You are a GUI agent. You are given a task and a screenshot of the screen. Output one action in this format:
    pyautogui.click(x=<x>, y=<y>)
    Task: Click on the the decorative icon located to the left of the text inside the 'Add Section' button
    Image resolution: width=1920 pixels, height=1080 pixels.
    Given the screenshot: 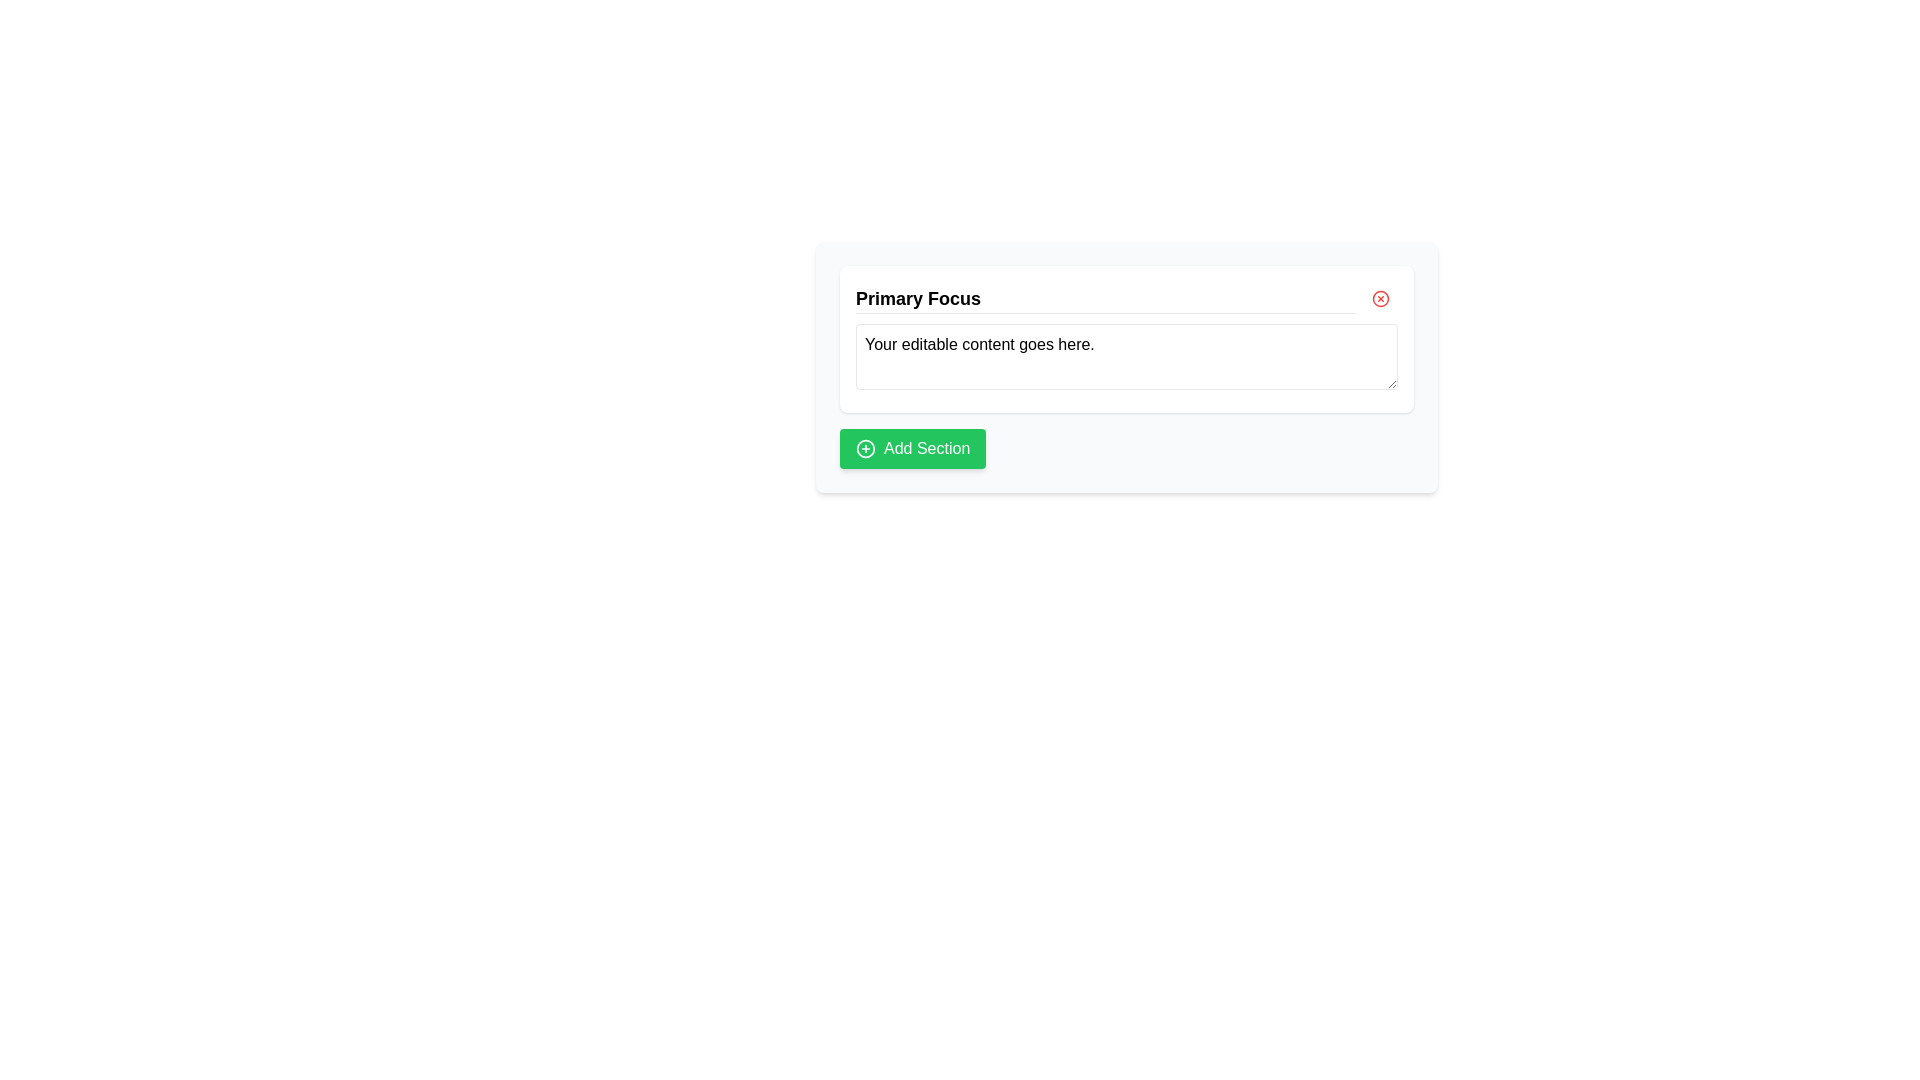 What is the action you would take?
    pyautogui.click(x=865, y=447)
    